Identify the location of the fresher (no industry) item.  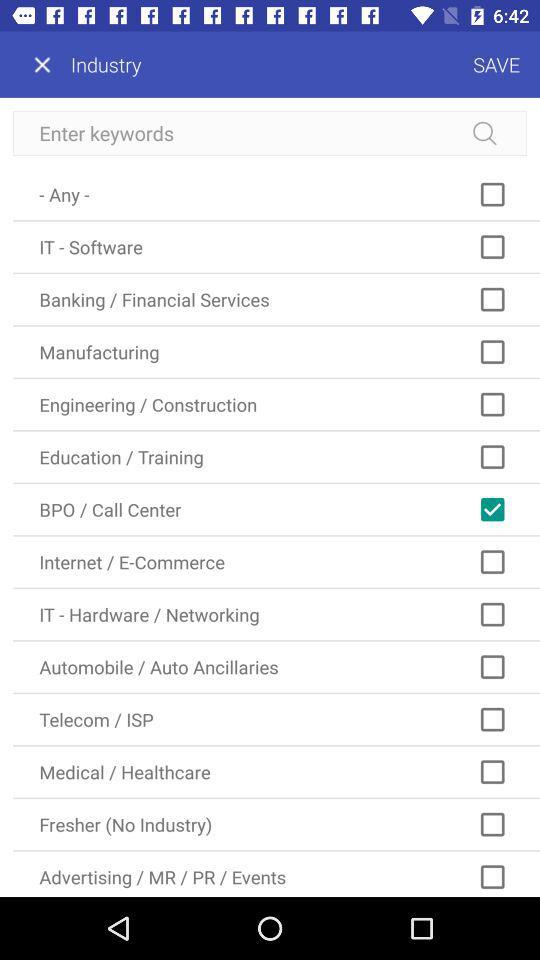
(275, 824).